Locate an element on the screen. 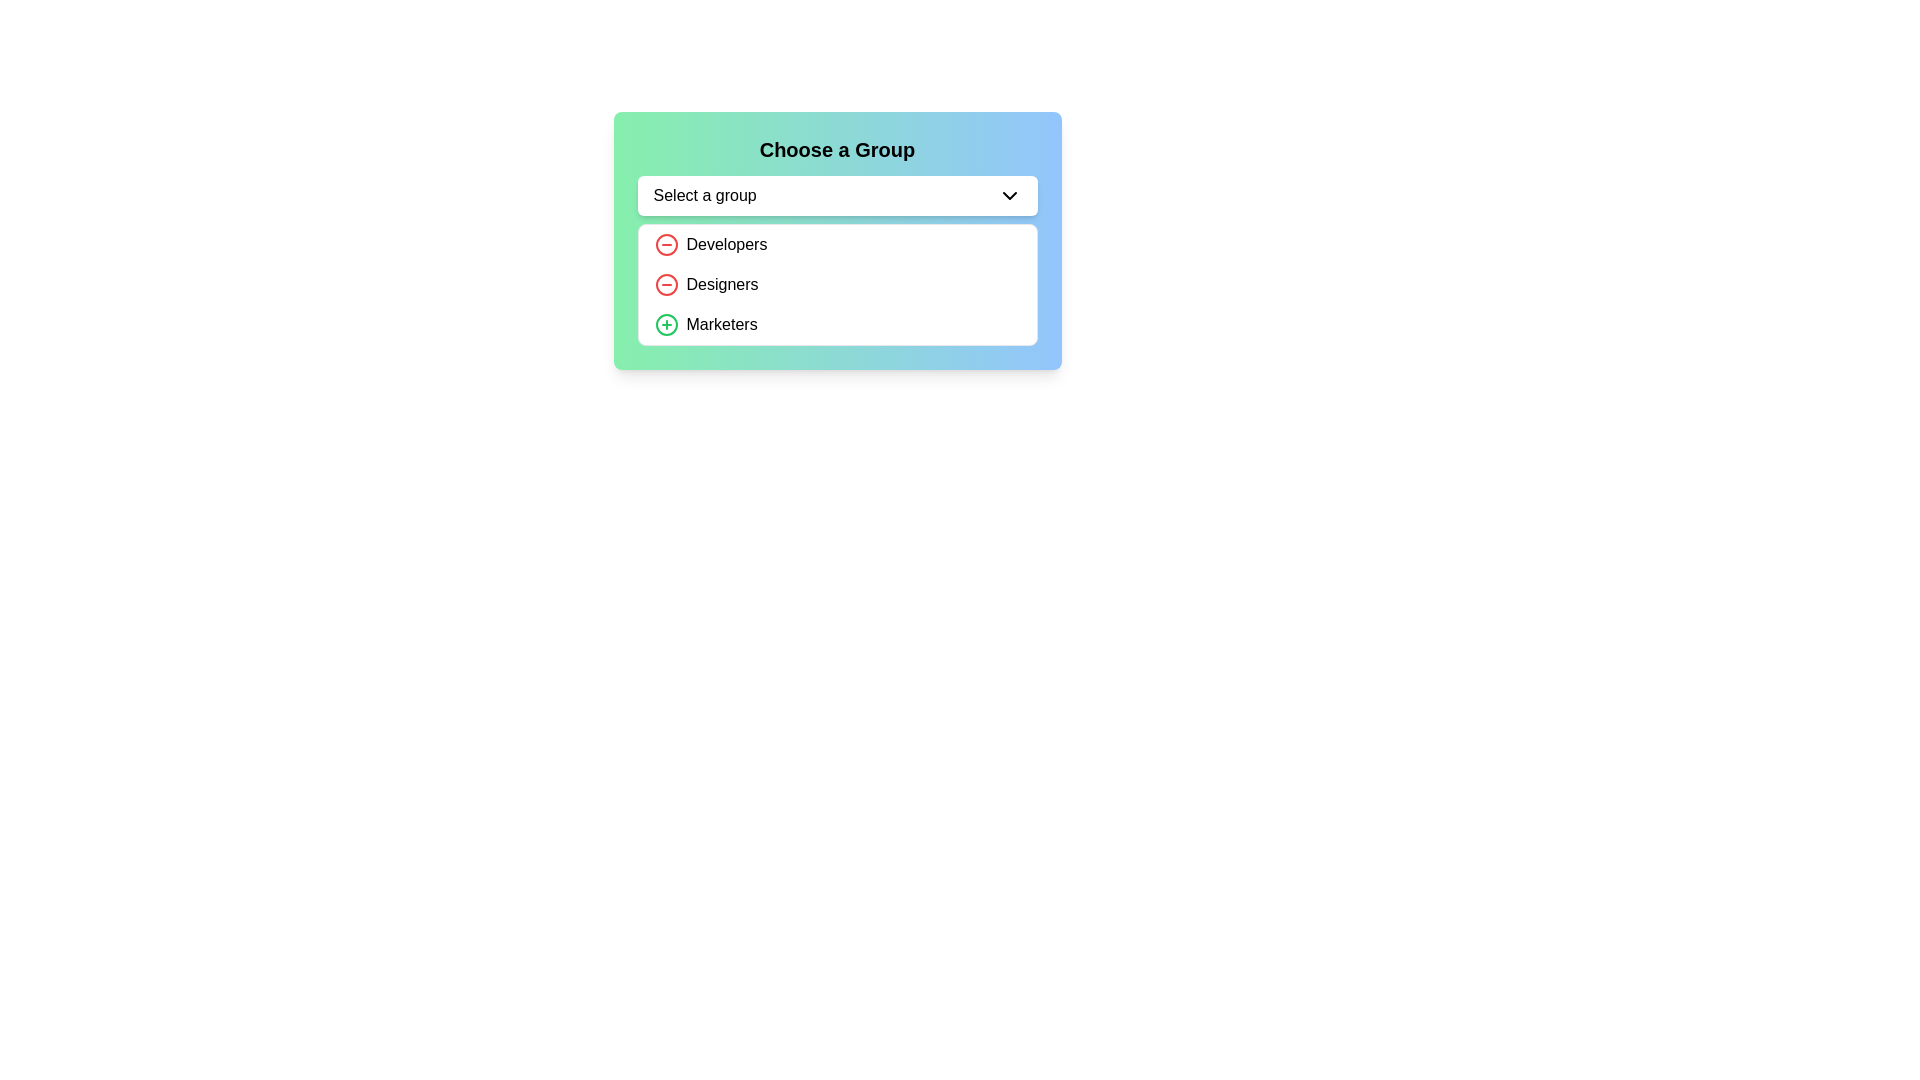 This screenshot has height=1080, width=1920. the green circular icon with a plus sign next to the text 'Marketers' is located at coordinates (666, 323).